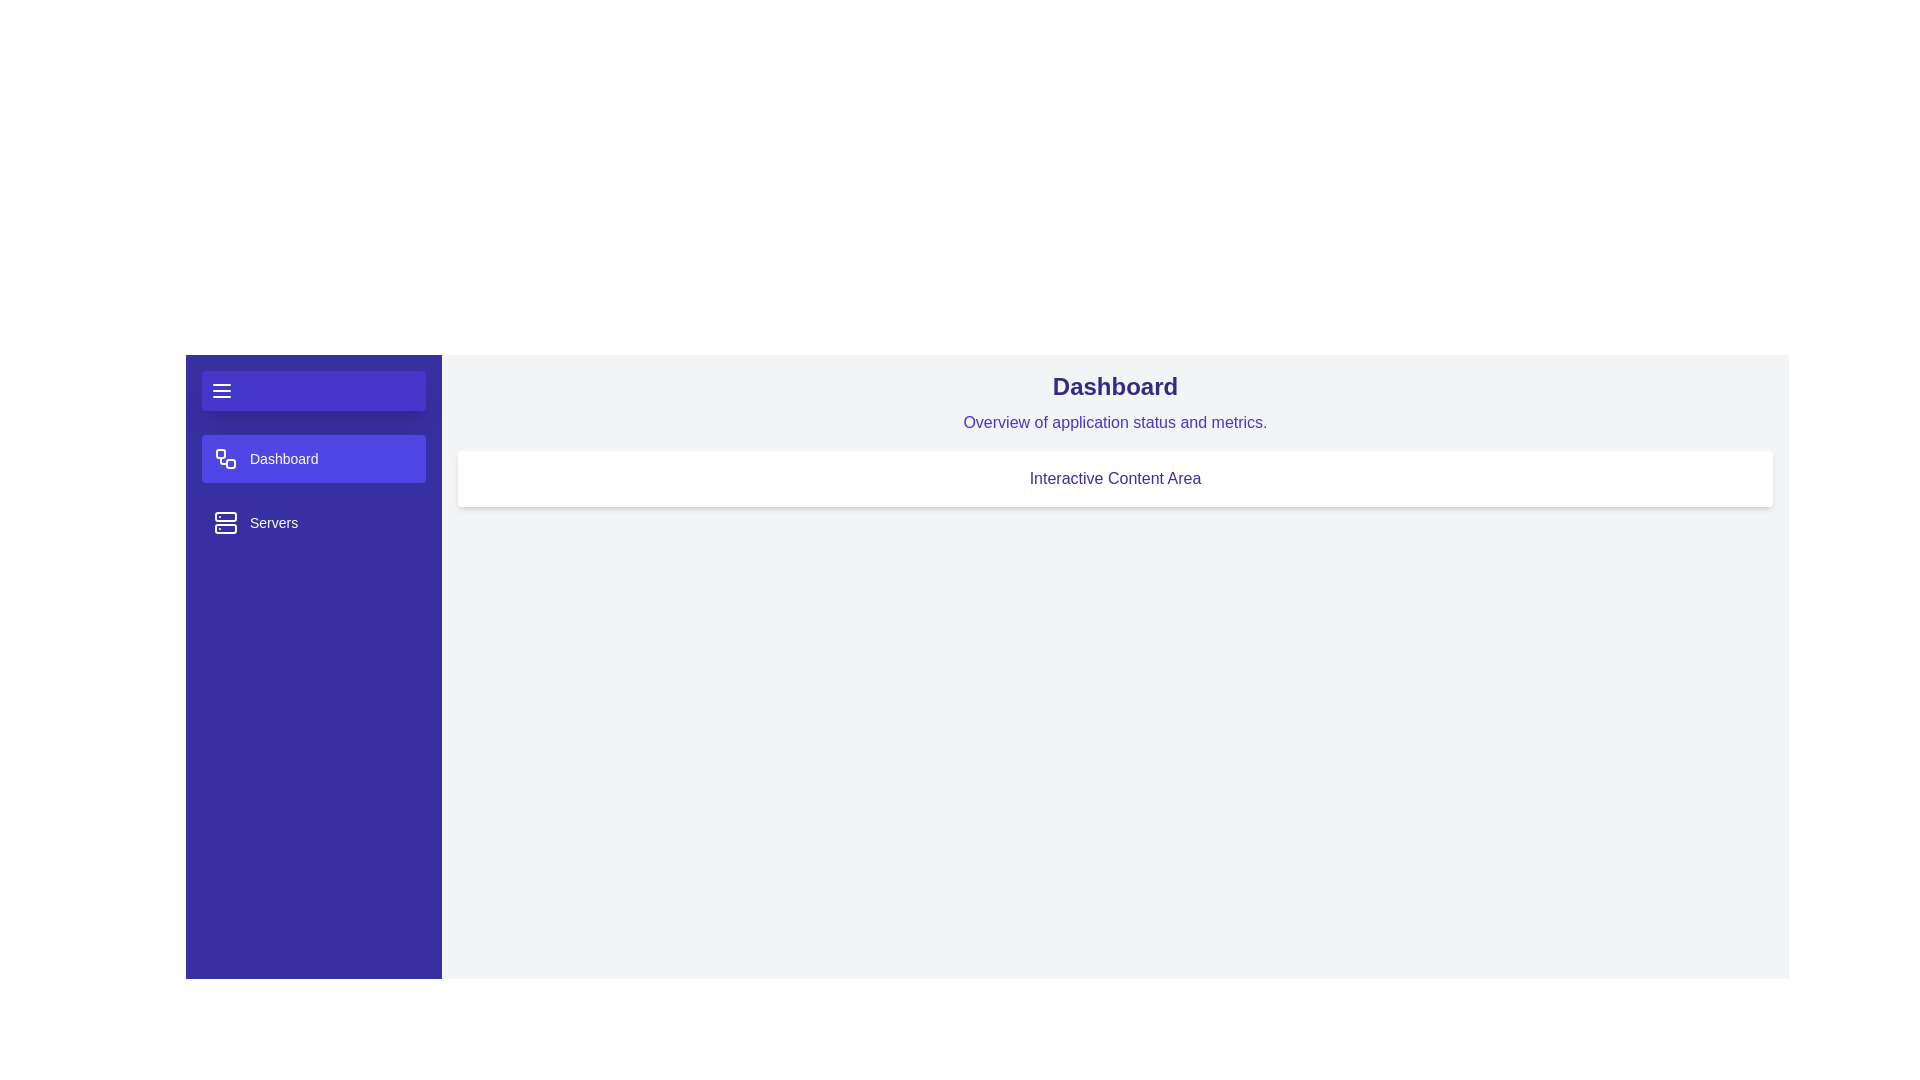  What do you see at coordinates (312, 522) in the screenshot?
I see `the menu item Servers to highlight it` at bounding box center [312, 522].